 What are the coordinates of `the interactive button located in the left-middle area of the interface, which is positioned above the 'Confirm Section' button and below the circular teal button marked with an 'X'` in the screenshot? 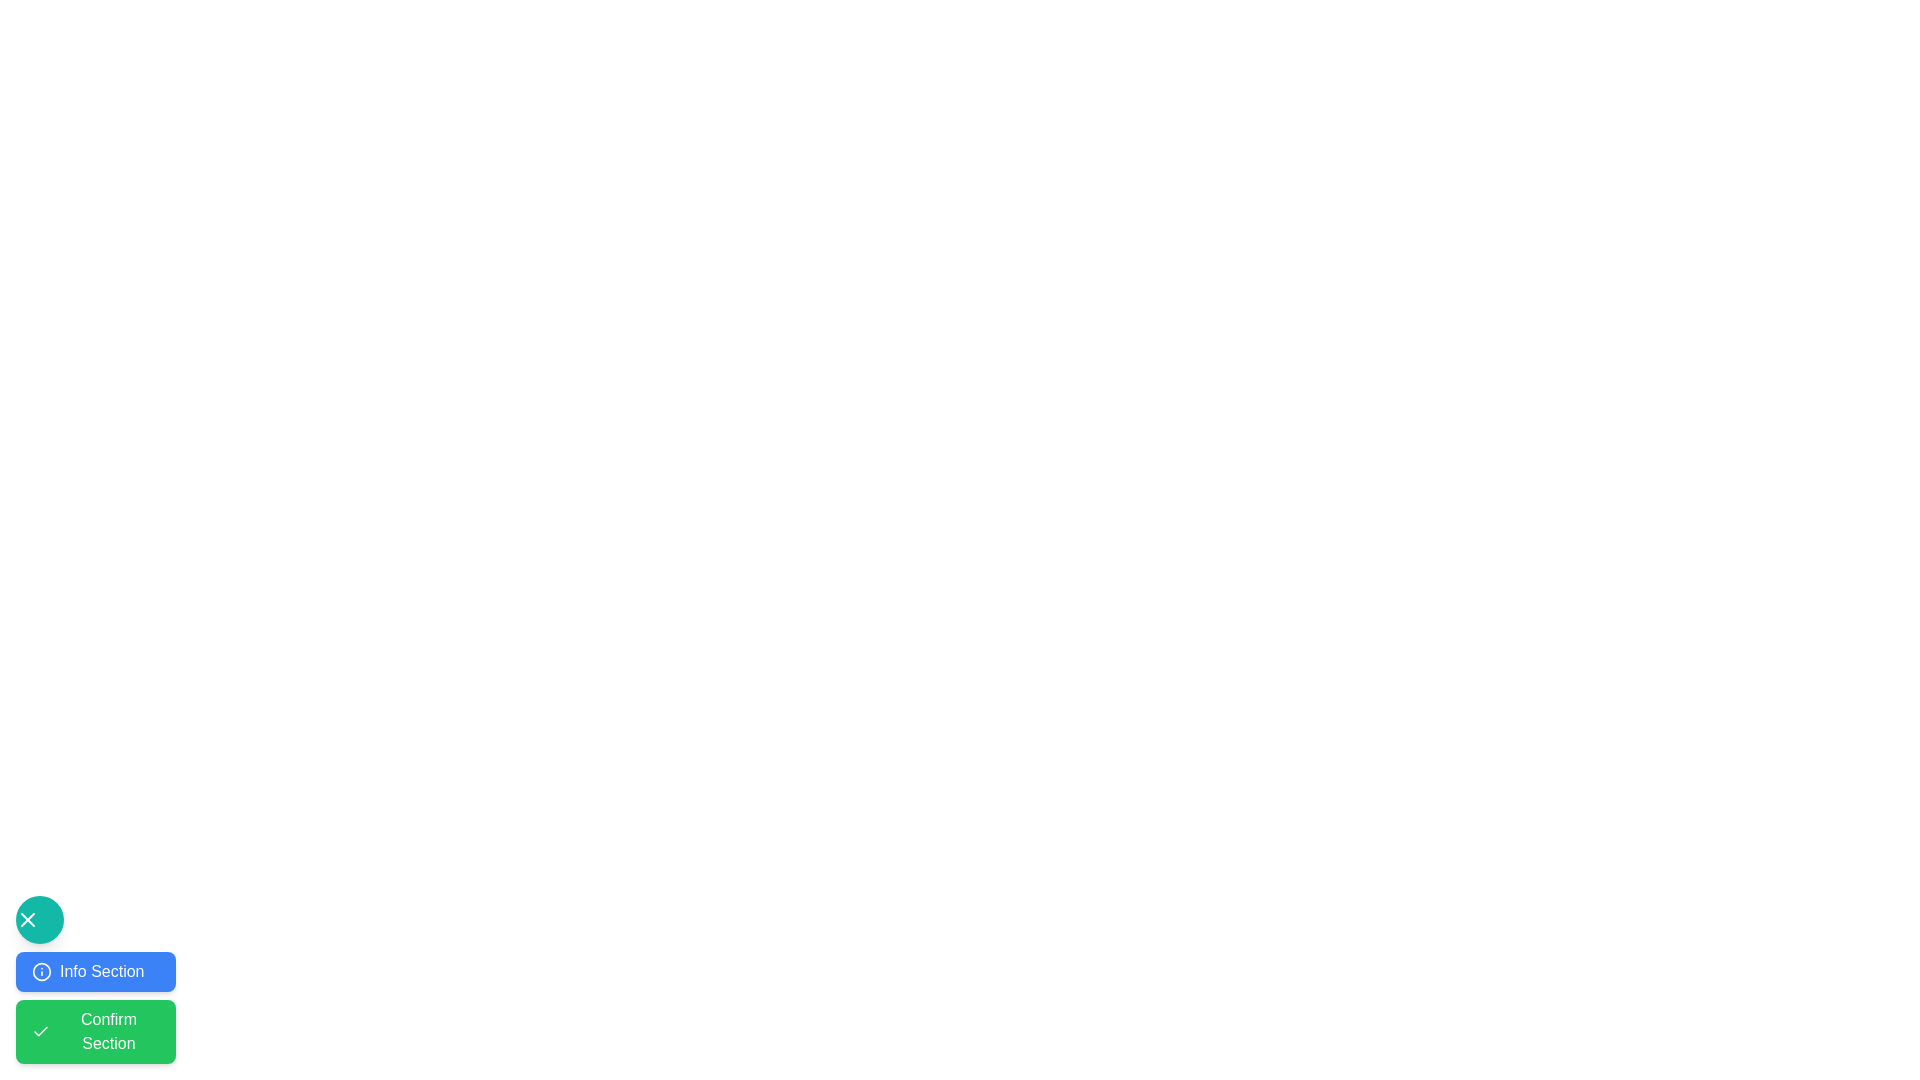 It's located at (95, 971).